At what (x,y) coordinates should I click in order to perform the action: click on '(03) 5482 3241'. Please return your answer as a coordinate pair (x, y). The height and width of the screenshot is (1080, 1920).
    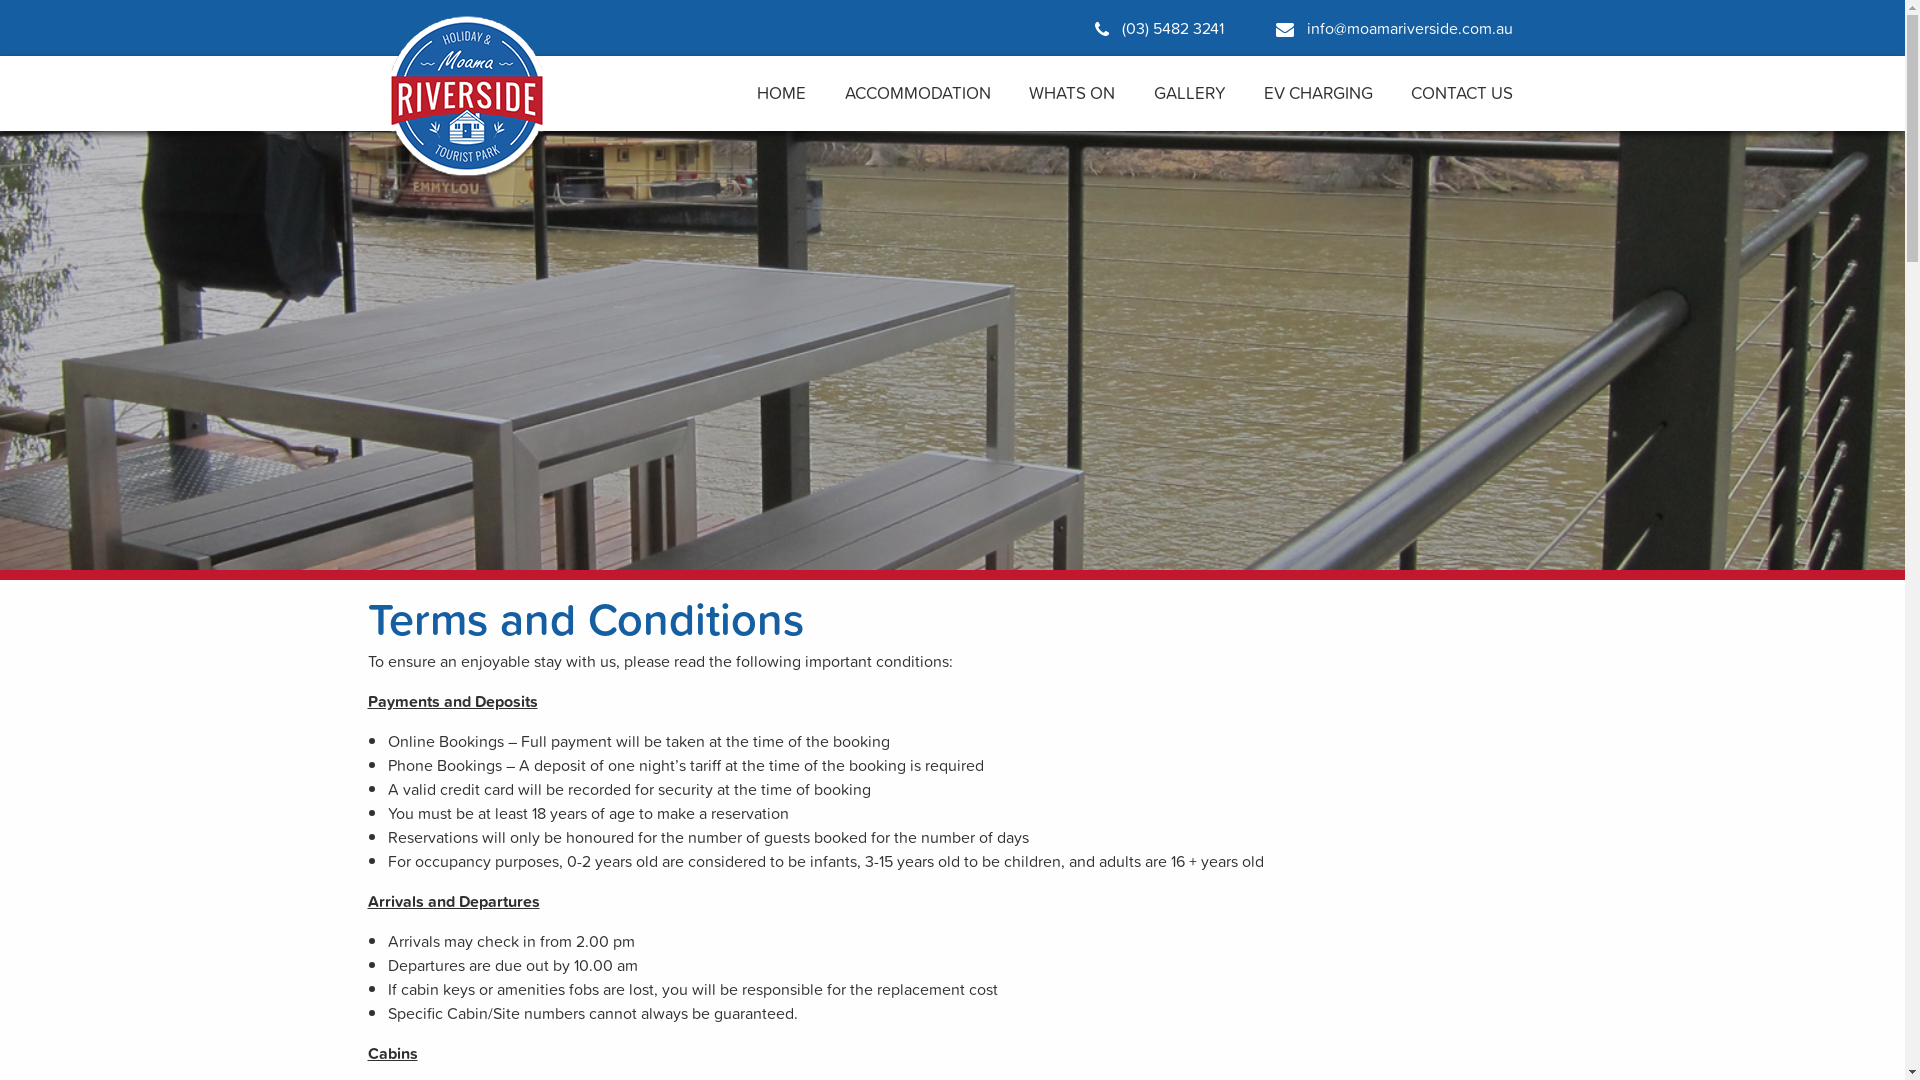
    Looking at the image, I should click on (1158, 27).